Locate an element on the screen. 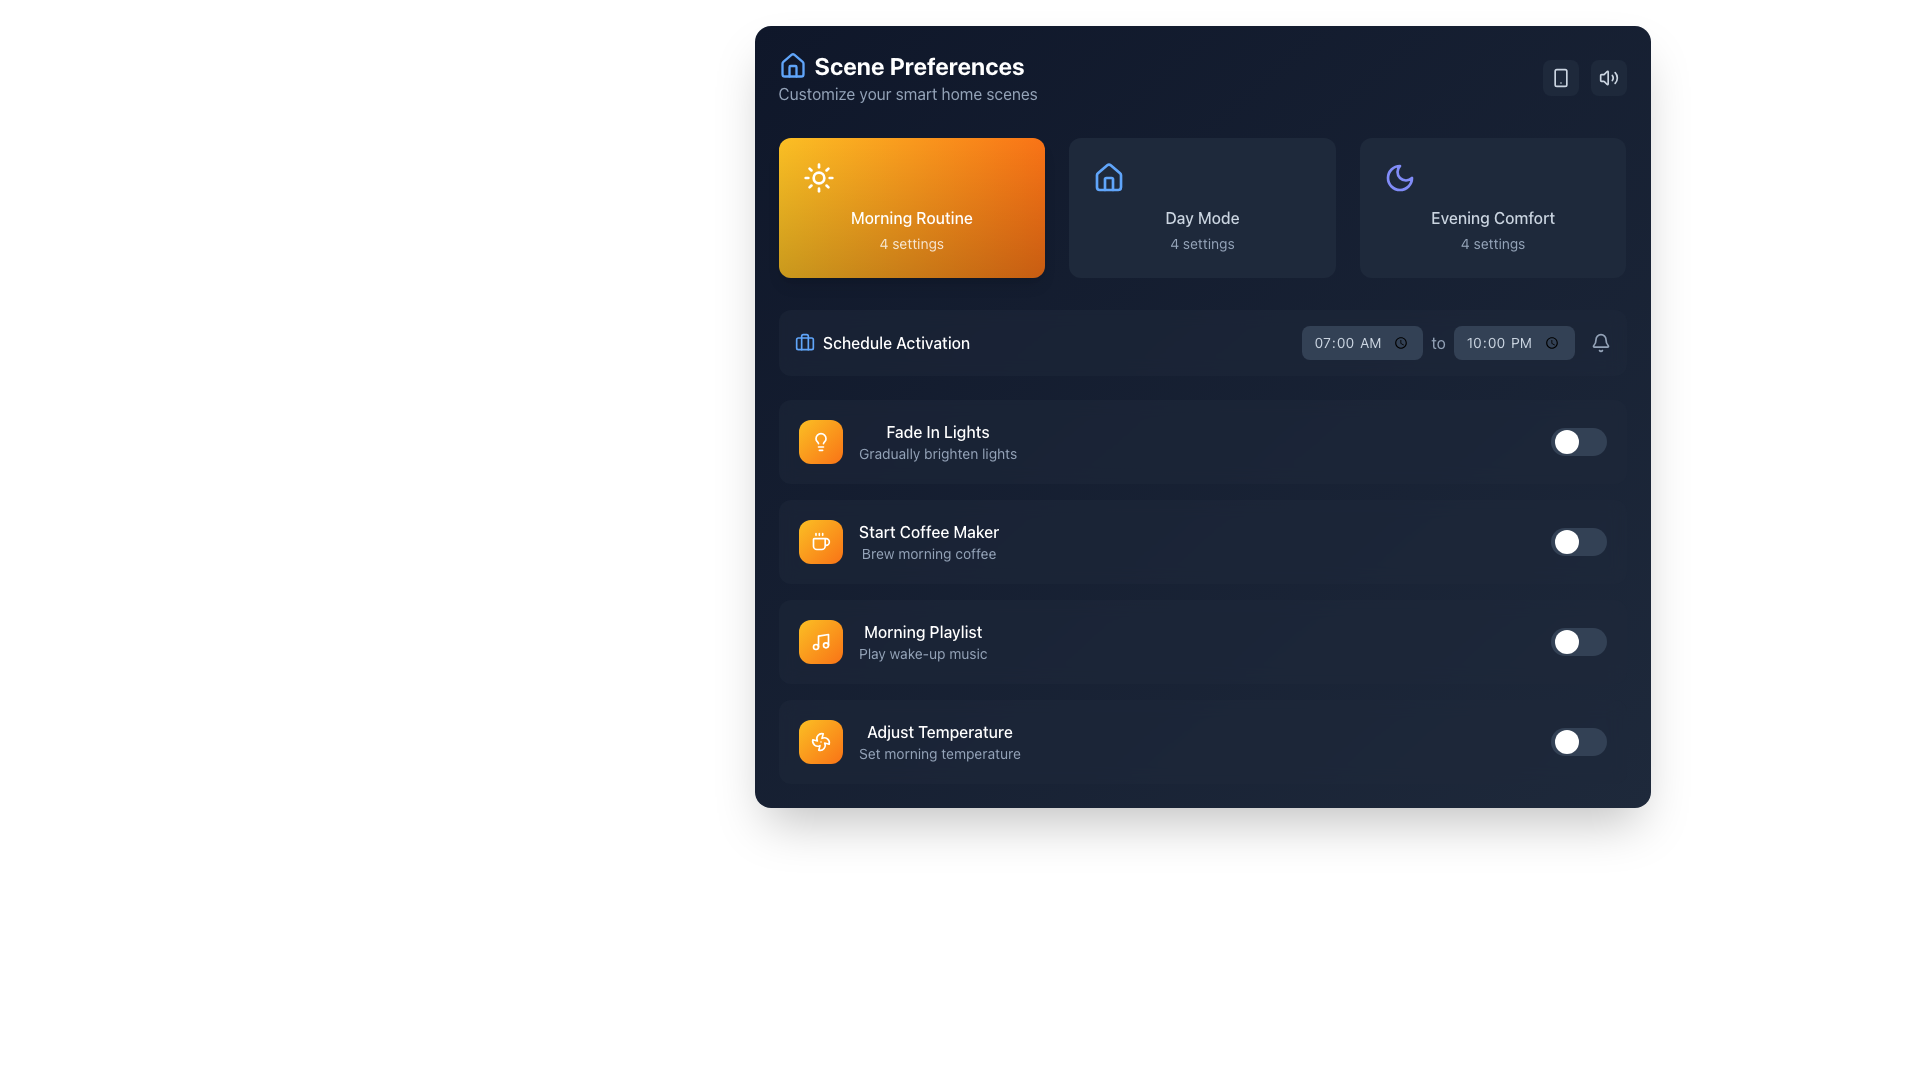 The width and height of the screenshot is (1920, 1080). the audio settings button located in the top-right corner of the interface is located at coordinates (1608, 76).